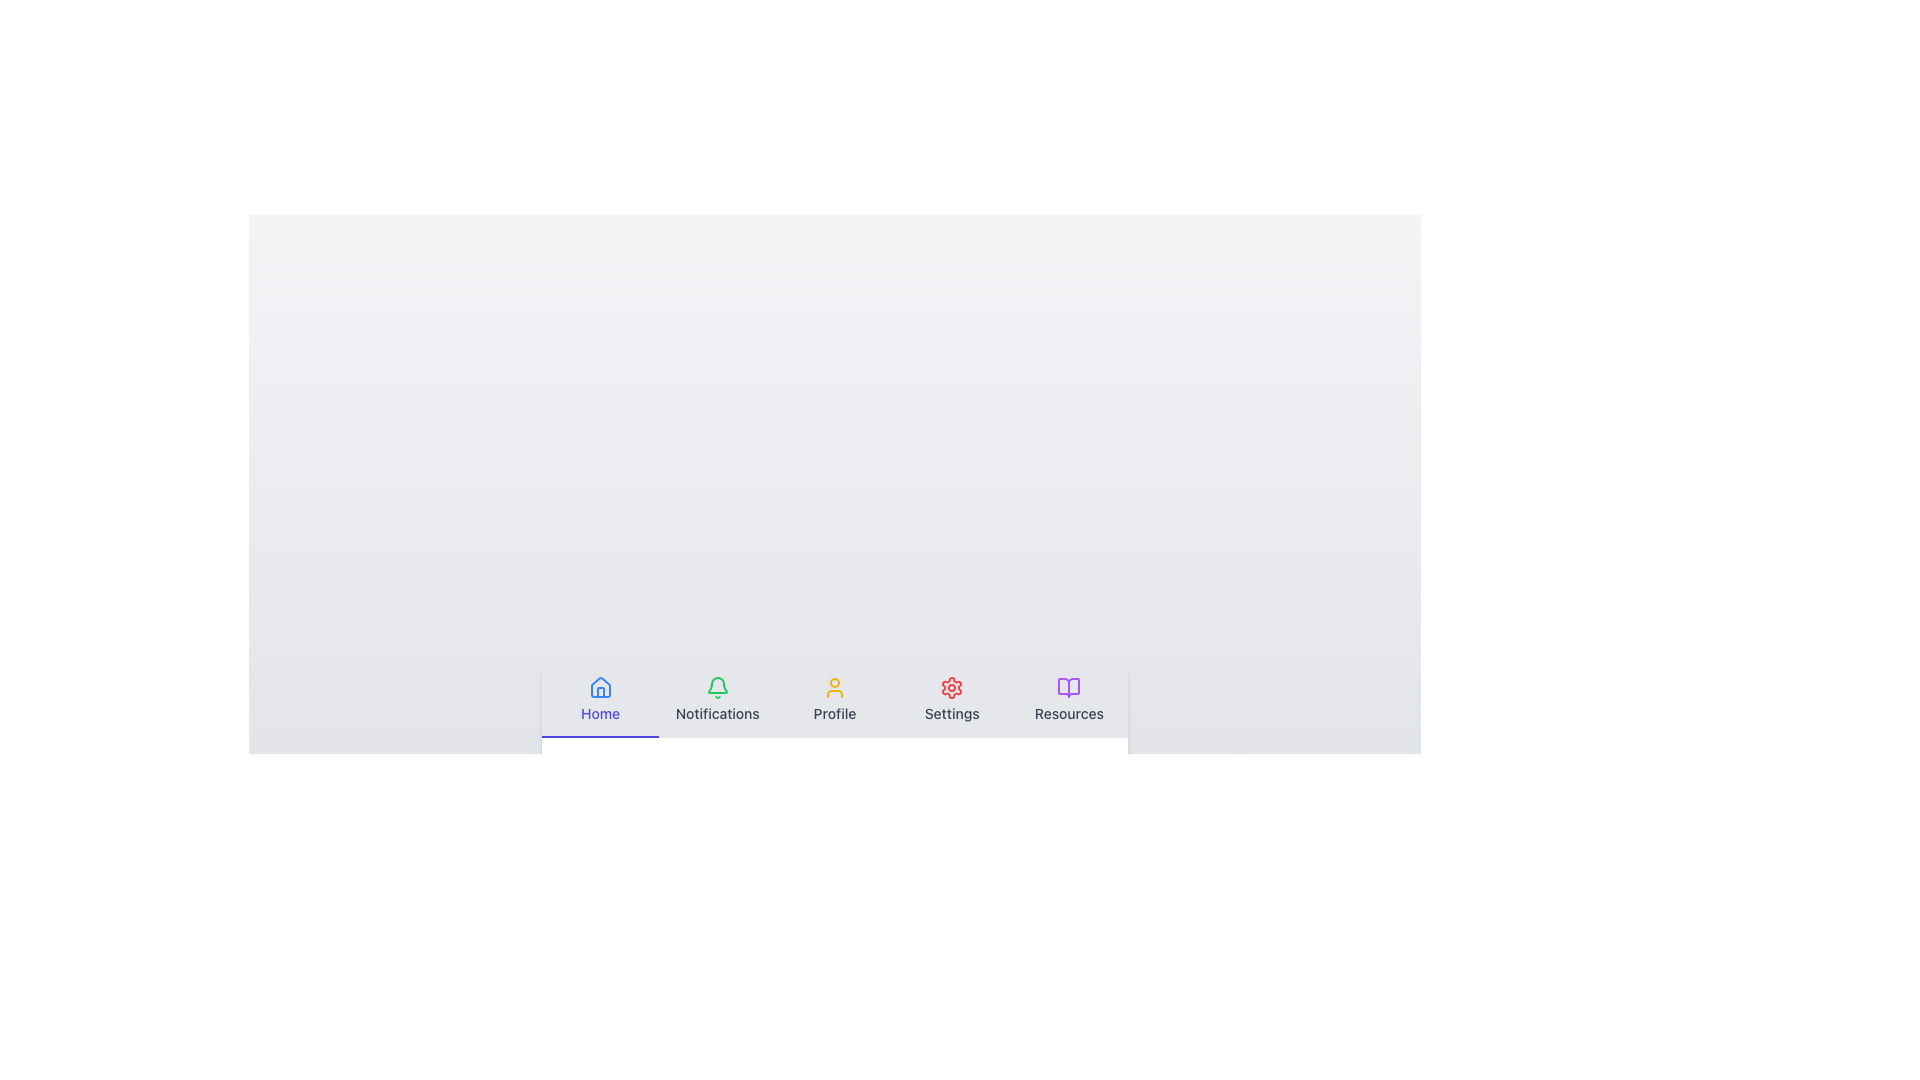  I want to click on the red gear icon button located in the navigation bar at the bottom of the interface, so click(951, 686).